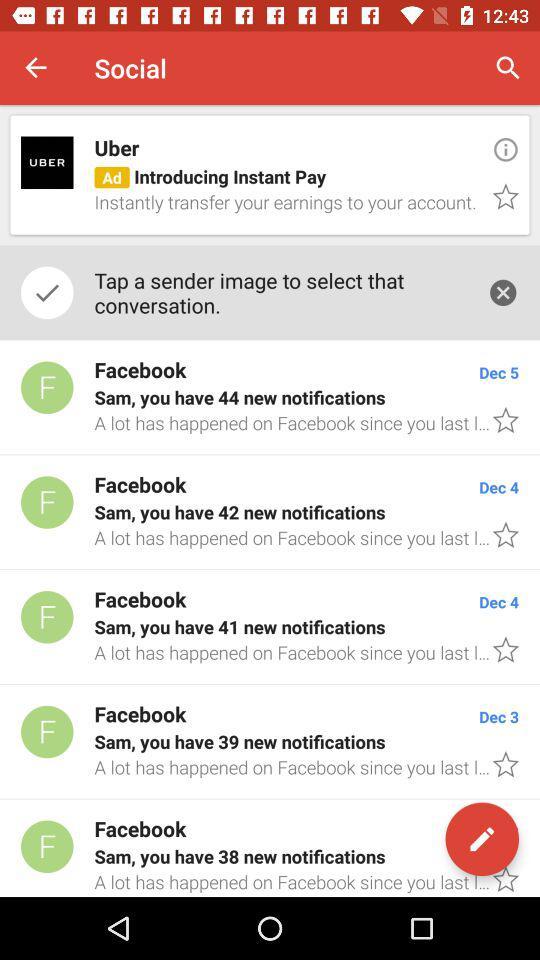 This screenshot has height=960, width=540. What do you see at coordinates (502, 291) in the screenshot?
I see `the icon next to the tap a sender item` at bounding box center [502, 291].